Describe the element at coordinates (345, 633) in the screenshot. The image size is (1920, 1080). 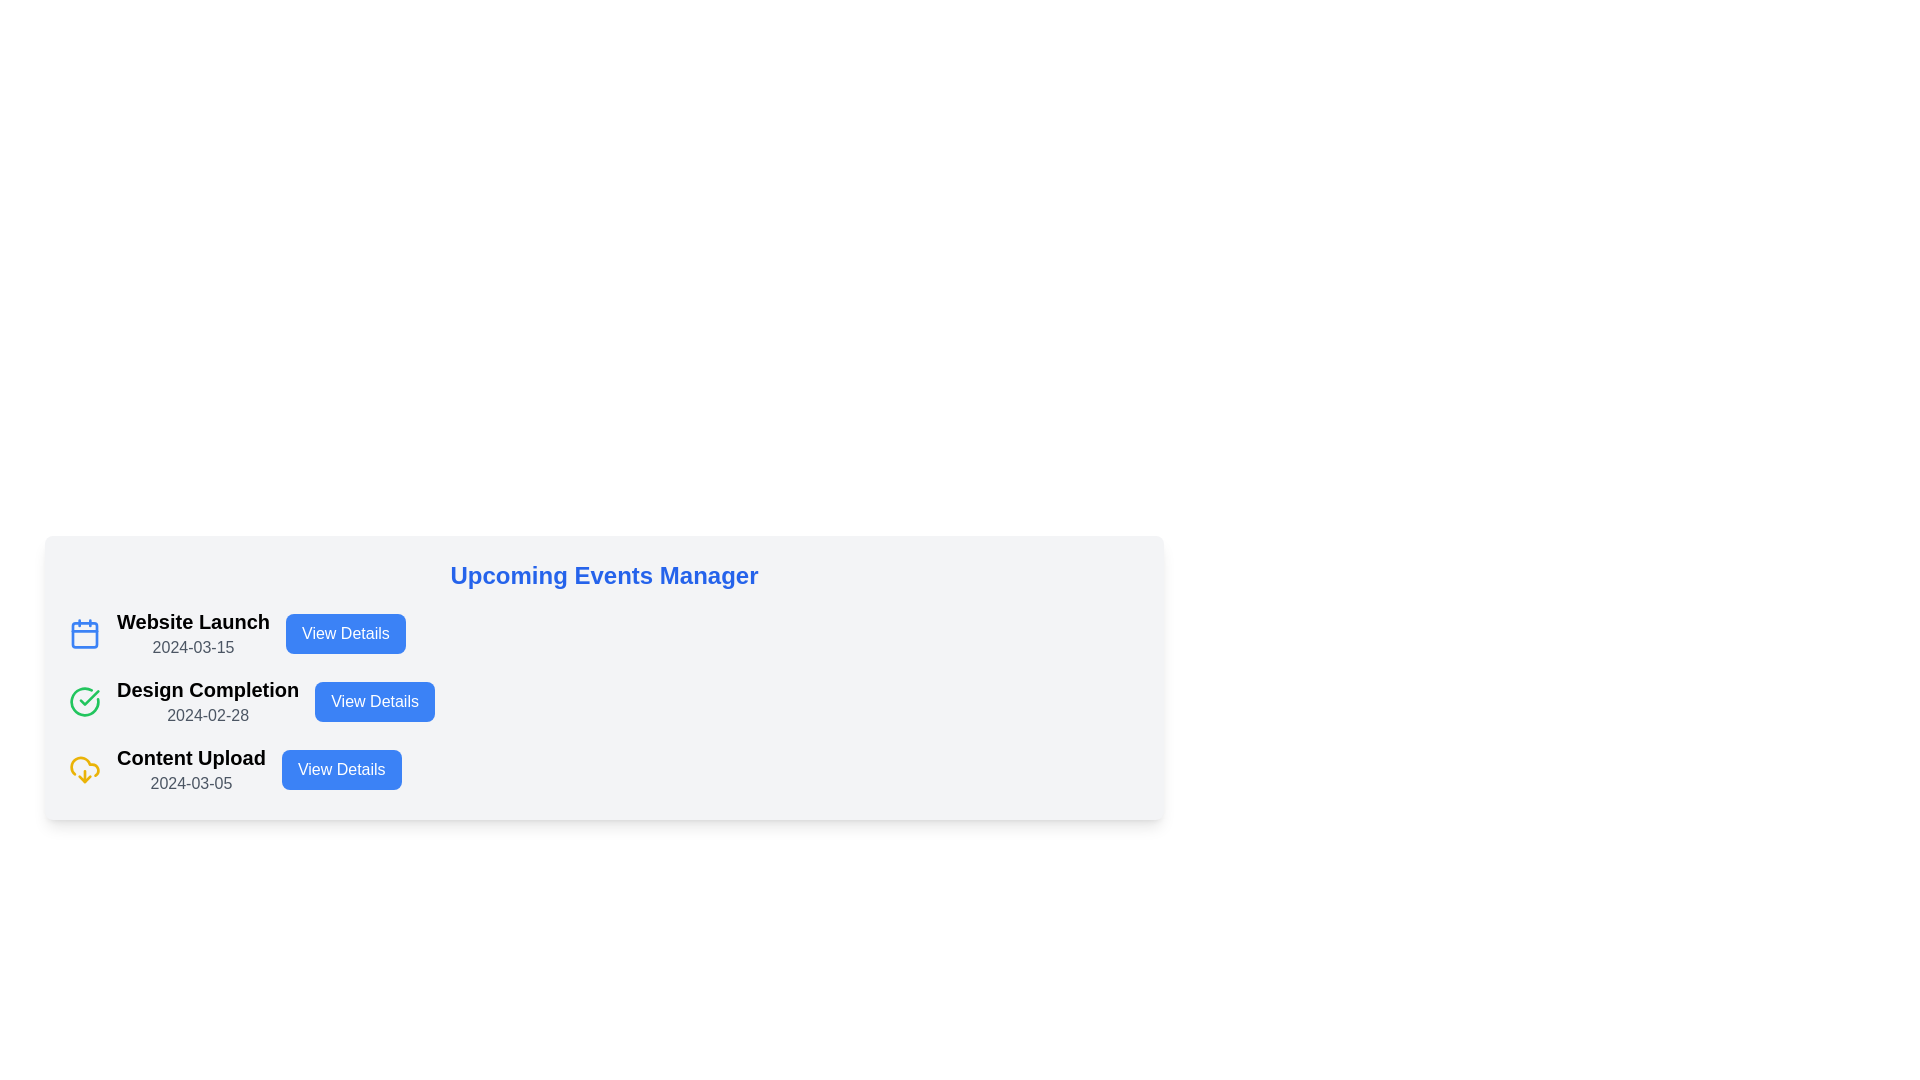
I see `the vibrant blue button labeled 'View Details' with rounded corners` at that location.